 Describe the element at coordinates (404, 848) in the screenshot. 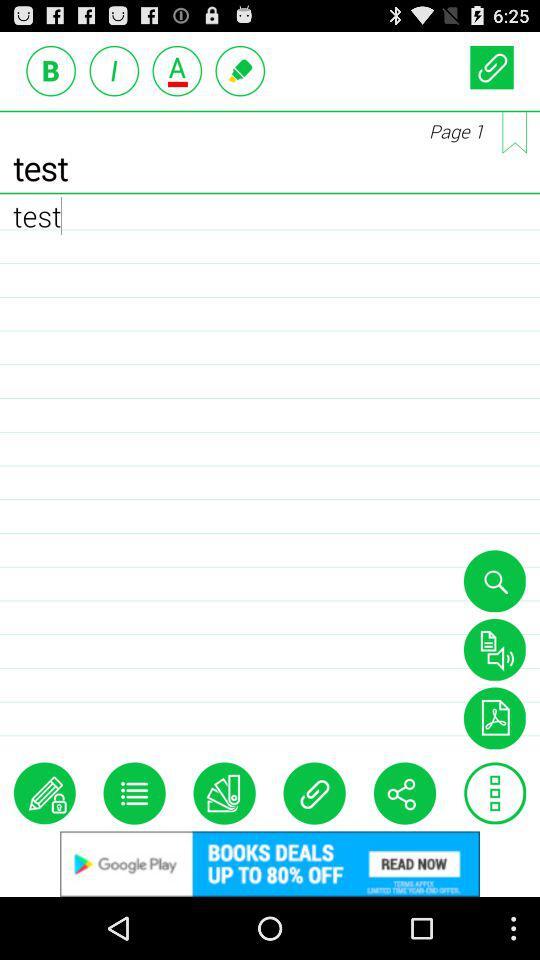

I see `the share icon` at that location.